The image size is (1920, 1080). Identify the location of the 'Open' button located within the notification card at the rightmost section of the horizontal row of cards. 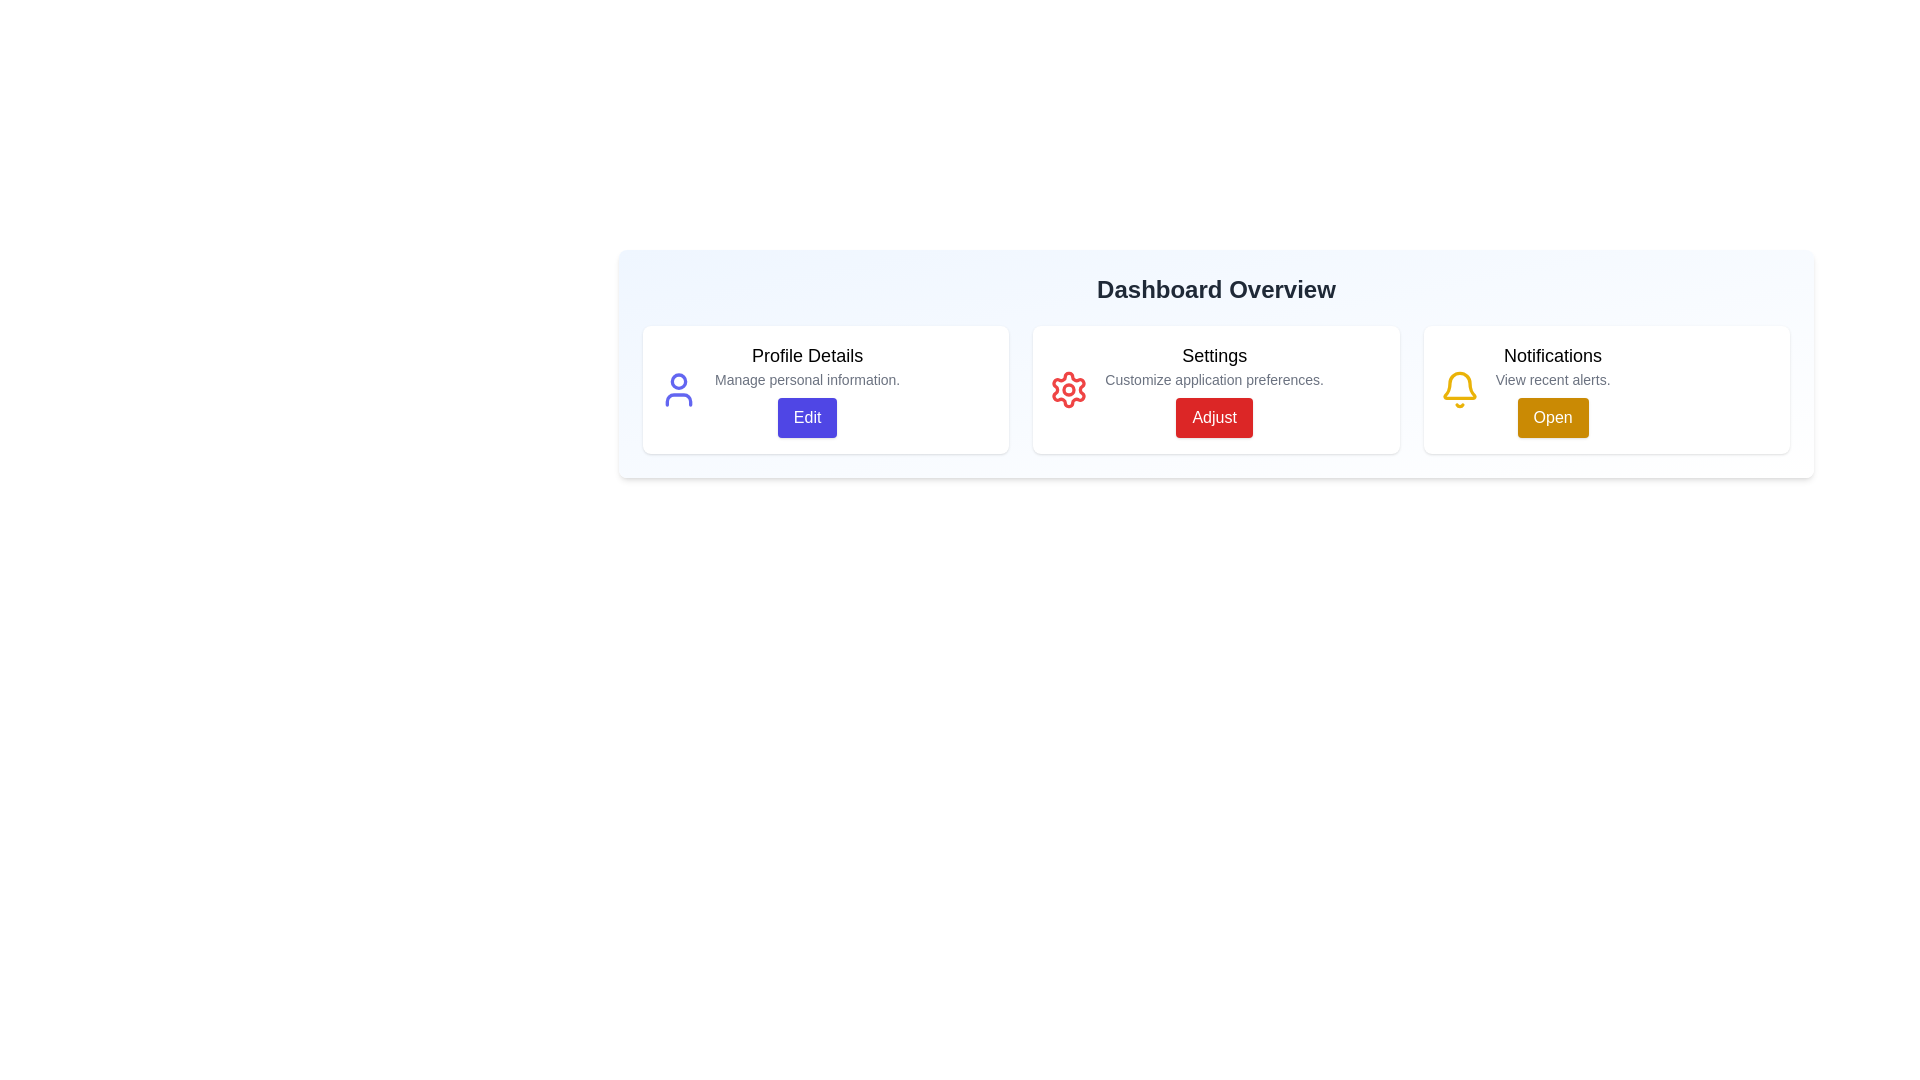
(1552, 389).